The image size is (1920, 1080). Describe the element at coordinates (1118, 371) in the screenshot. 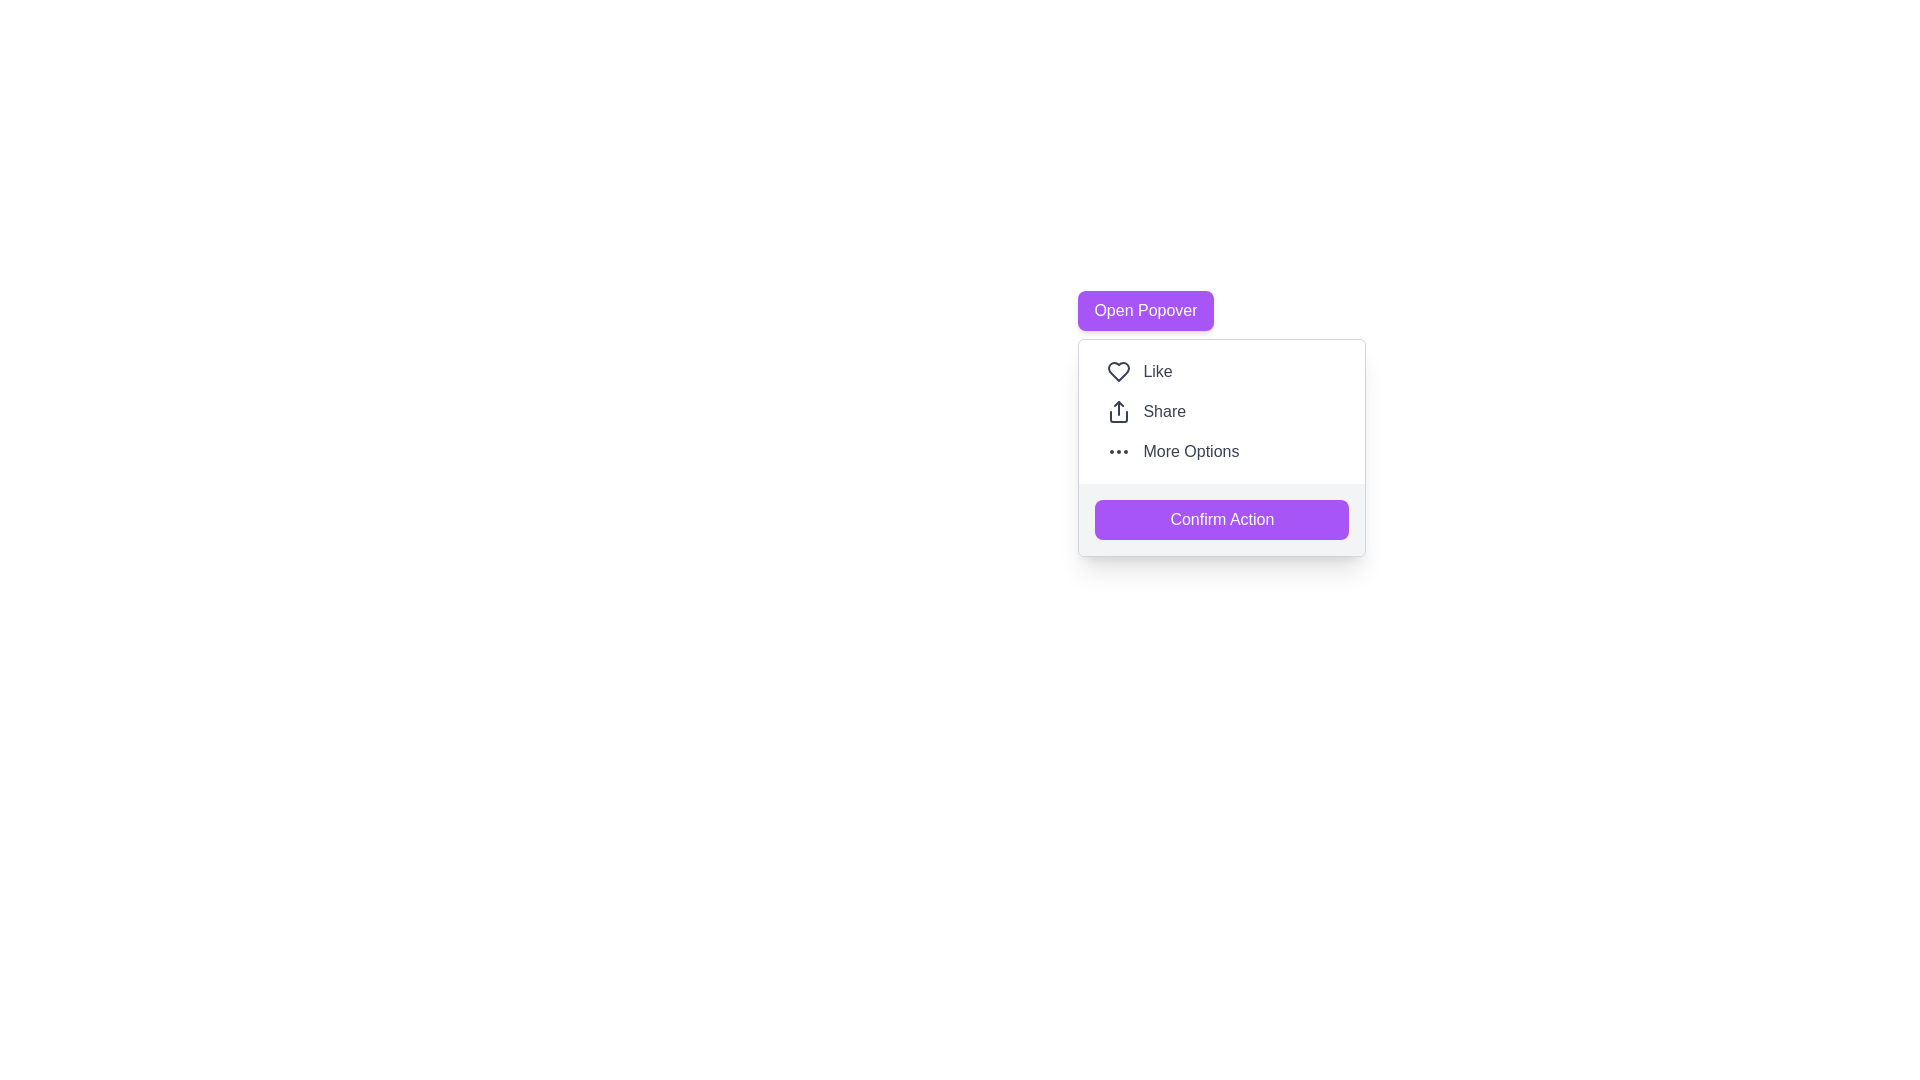

I see `the heart icon, which represents a 'like' or 'favorite' action in the popover menu` at that location.